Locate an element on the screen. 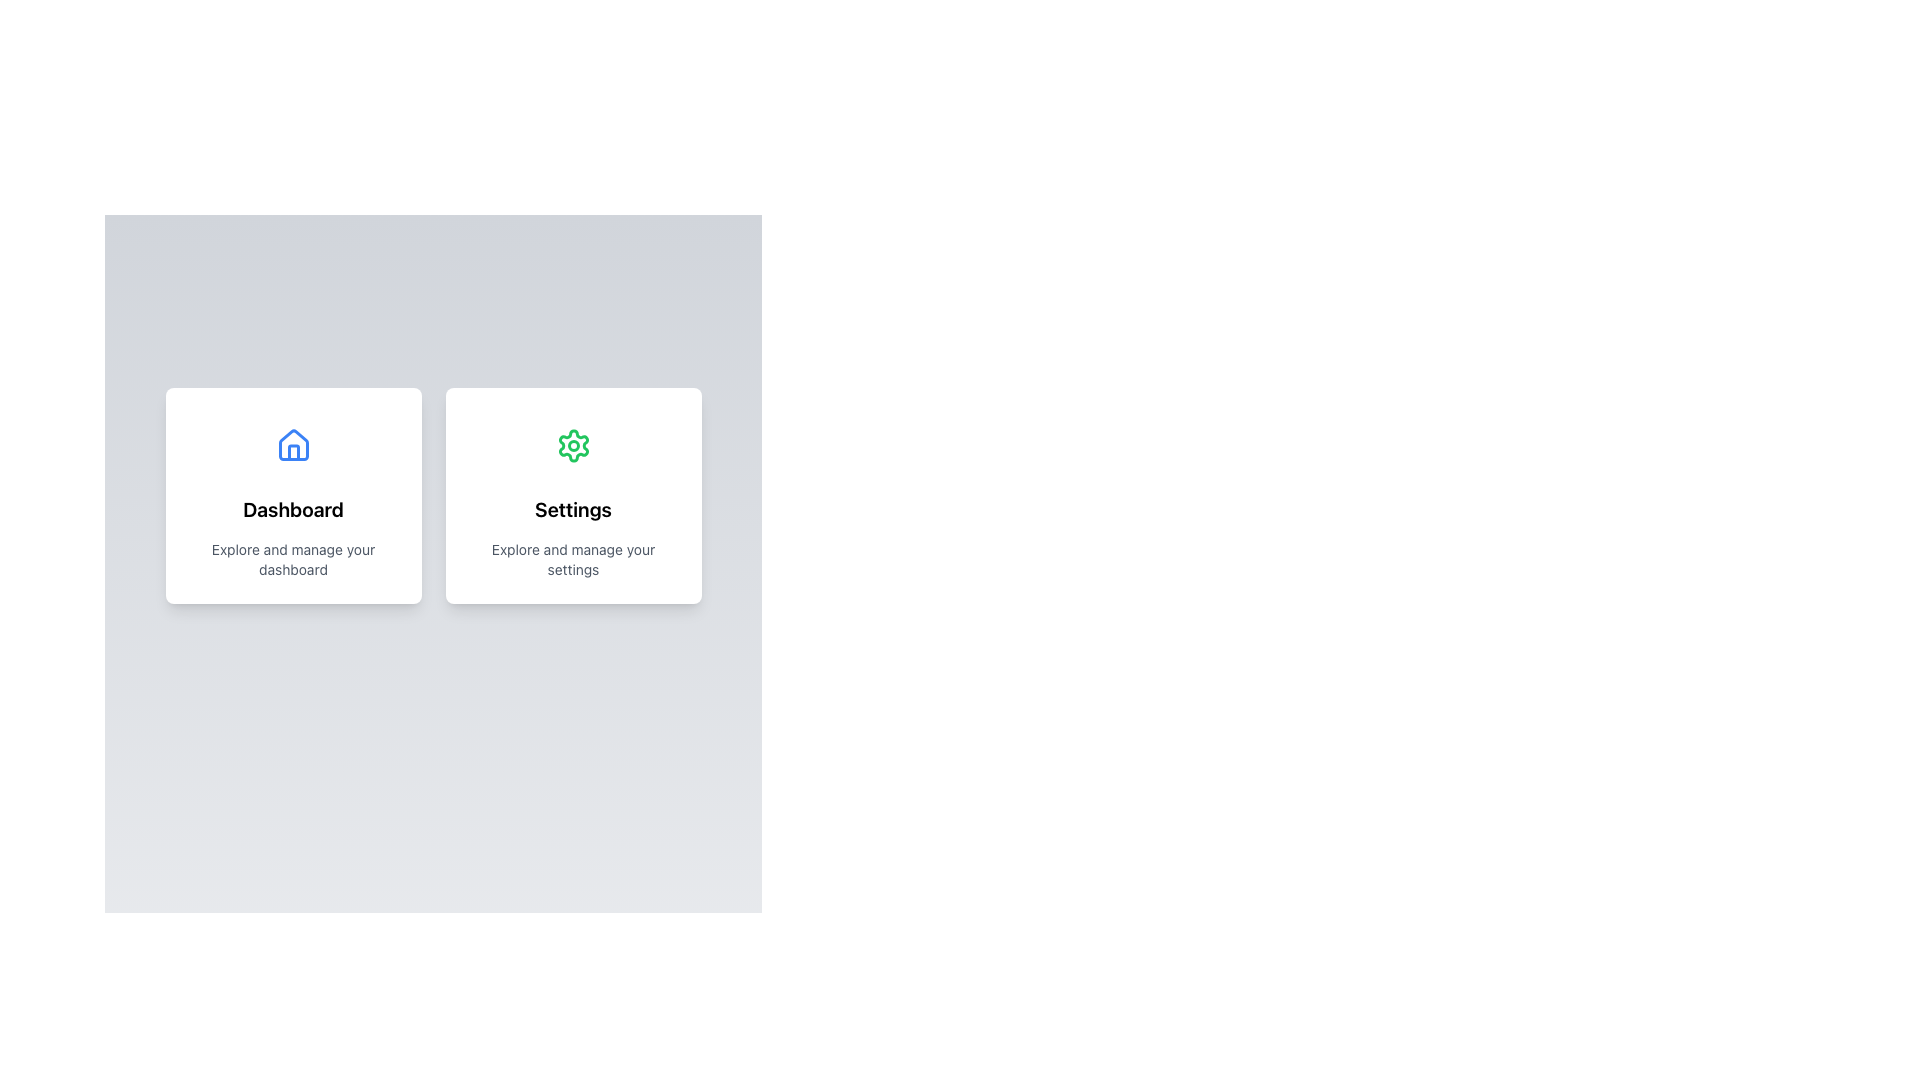 The height and width of the screenshot is (1080, 1920). the 'Settings' icon located on the rectangular button card to the right of the 'Dashboard' card, which is centered at the top of the card is located at coordinates (572, 445).